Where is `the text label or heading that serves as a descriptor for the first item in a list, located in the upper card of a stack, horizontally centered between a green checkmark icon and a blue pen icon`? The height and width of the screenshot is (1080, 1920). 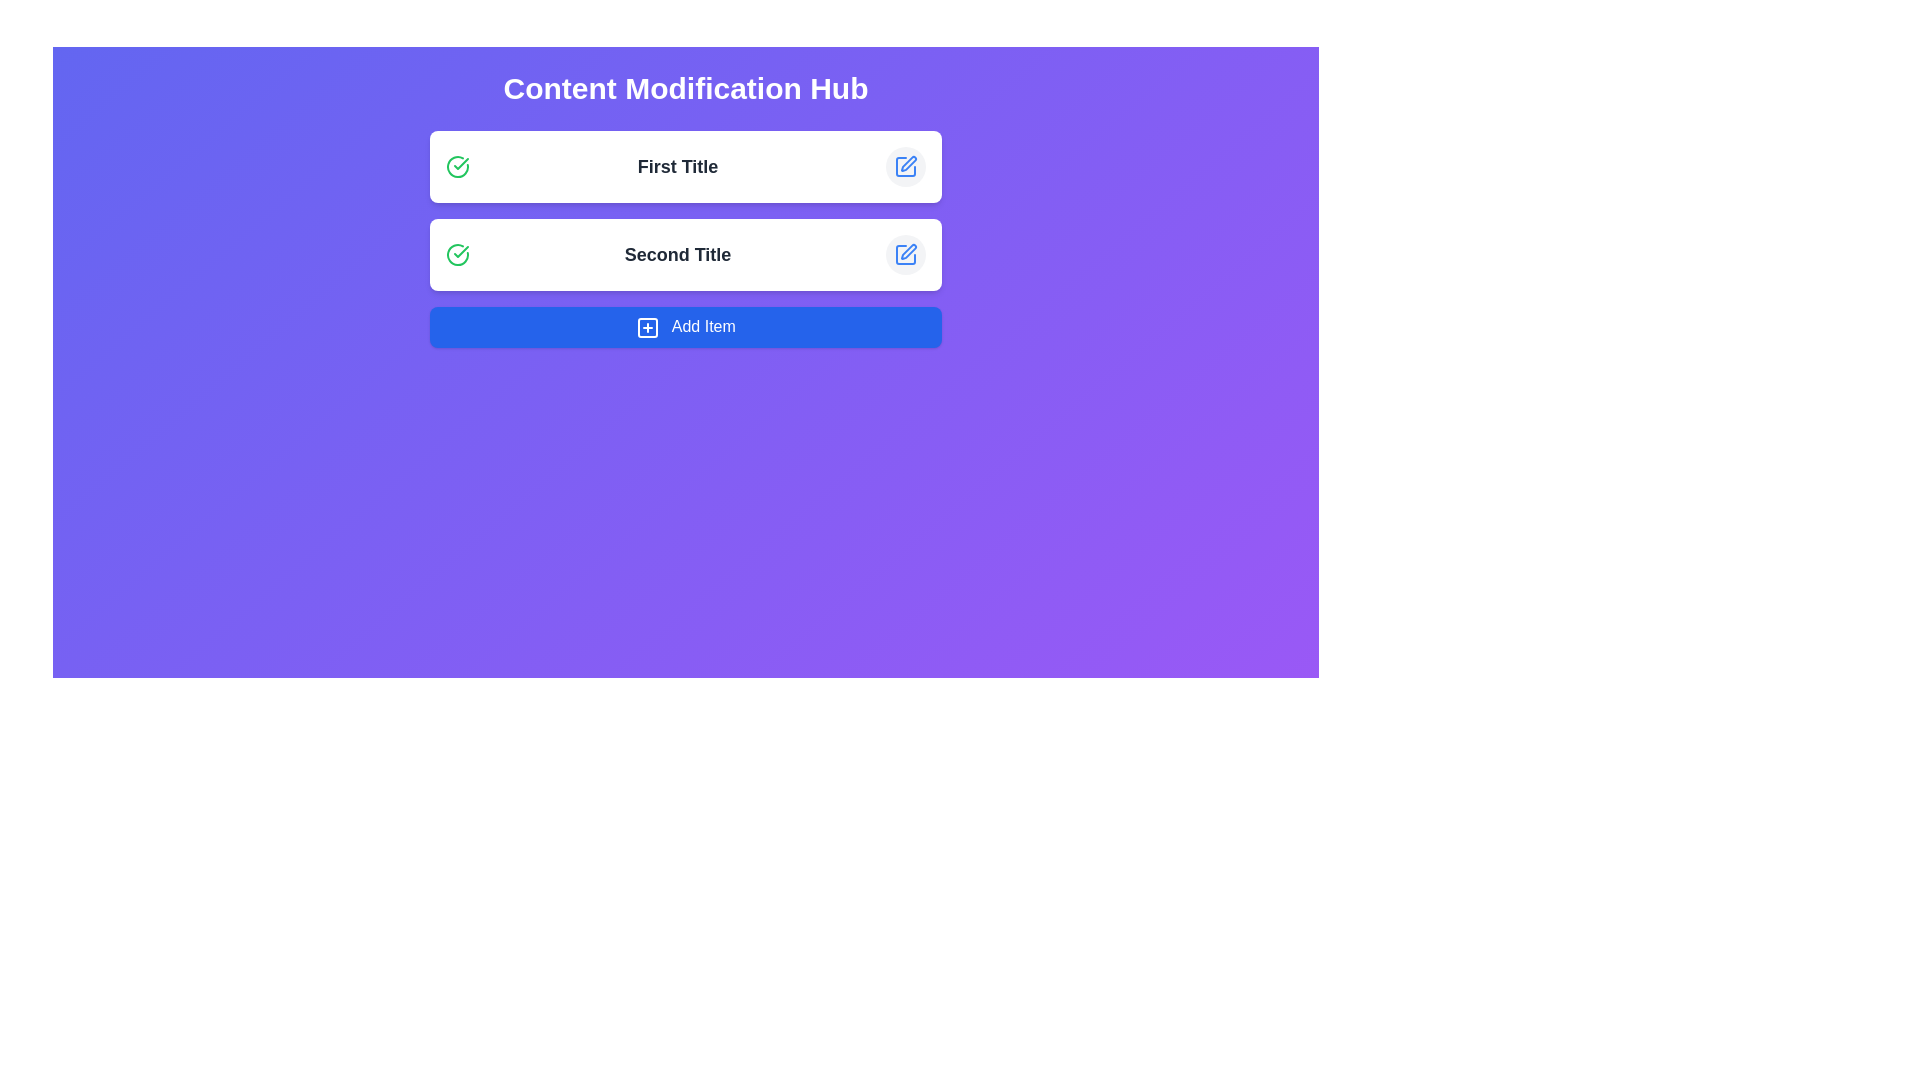 the text label or heading that serves as a descriptor for the first item in a list, located in the upper card of a stack, horizontally centered between a green checkmark icon and a blue pen icon is located at coordinates (677, 165).